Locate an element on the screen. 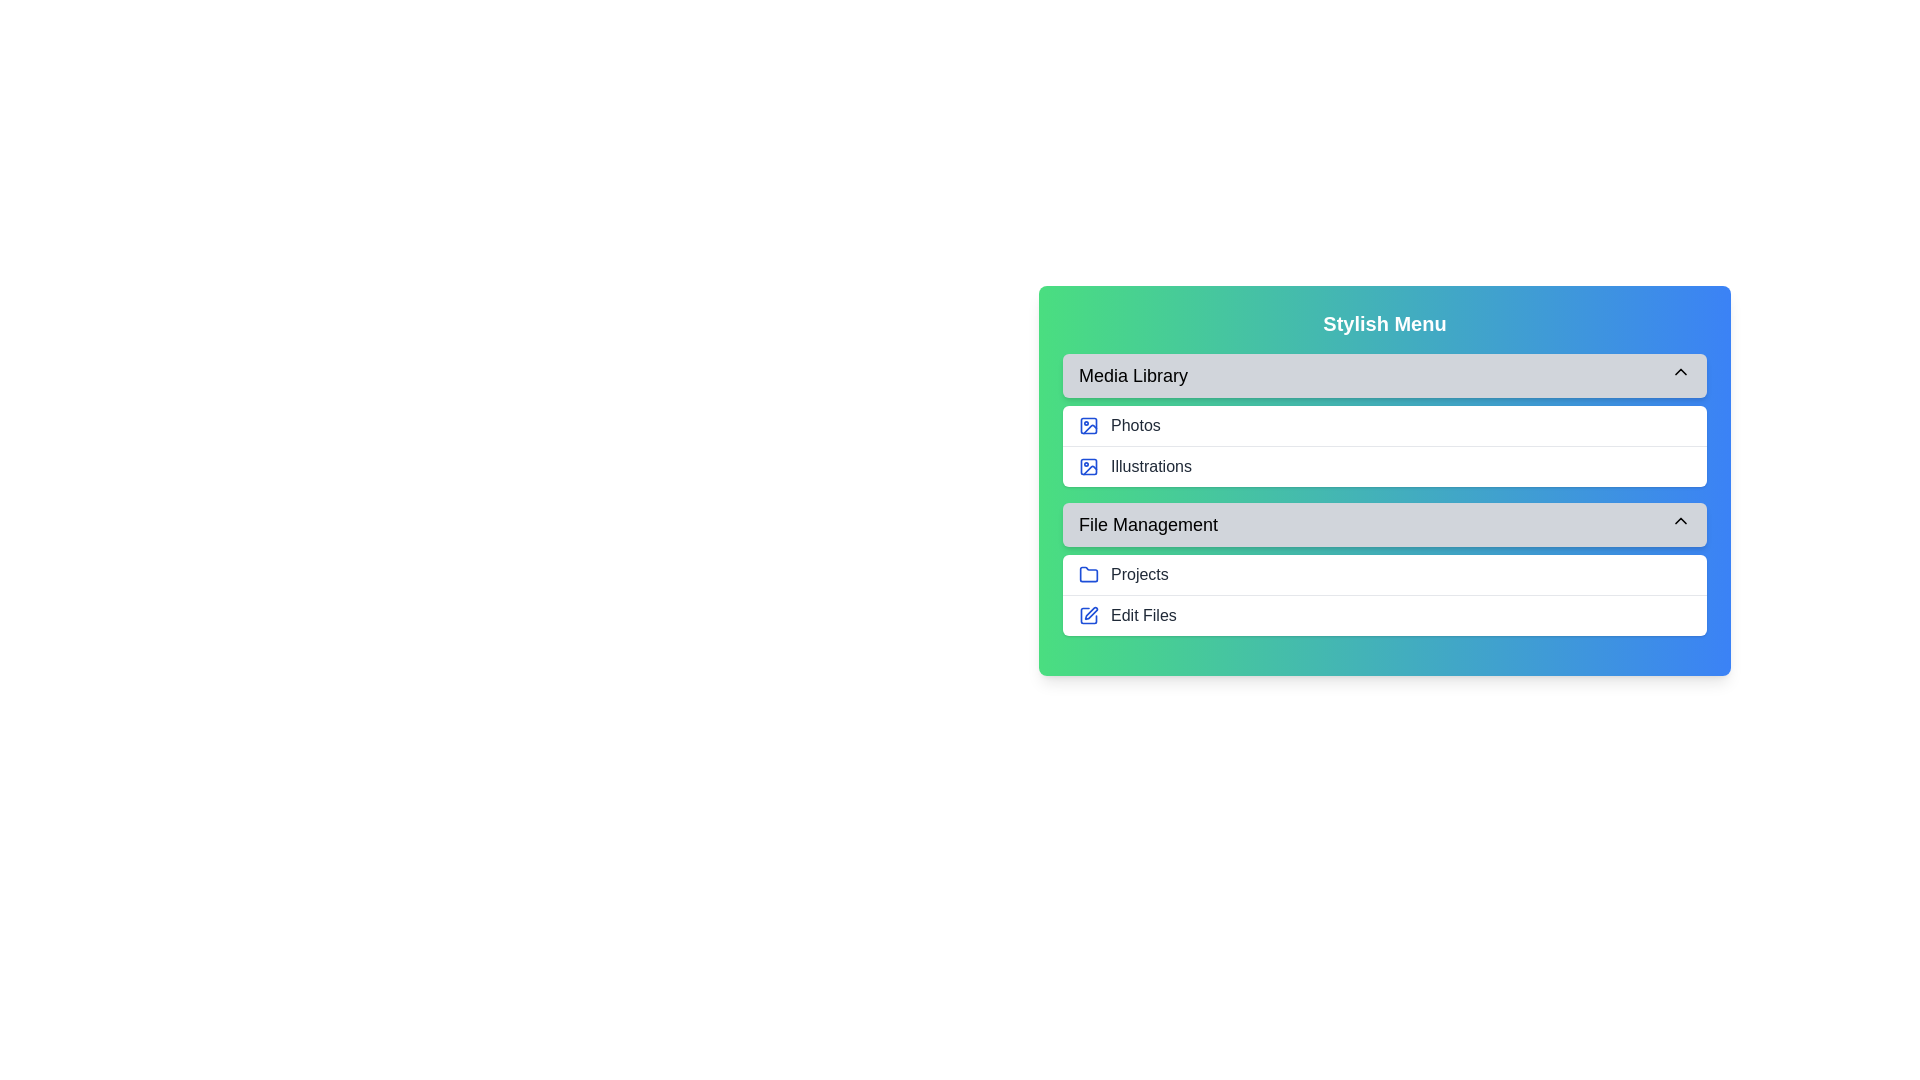  the 'Illustrations' text label in the second selectable row under the 'Media Library' section is located at coordinates (1151, 466).